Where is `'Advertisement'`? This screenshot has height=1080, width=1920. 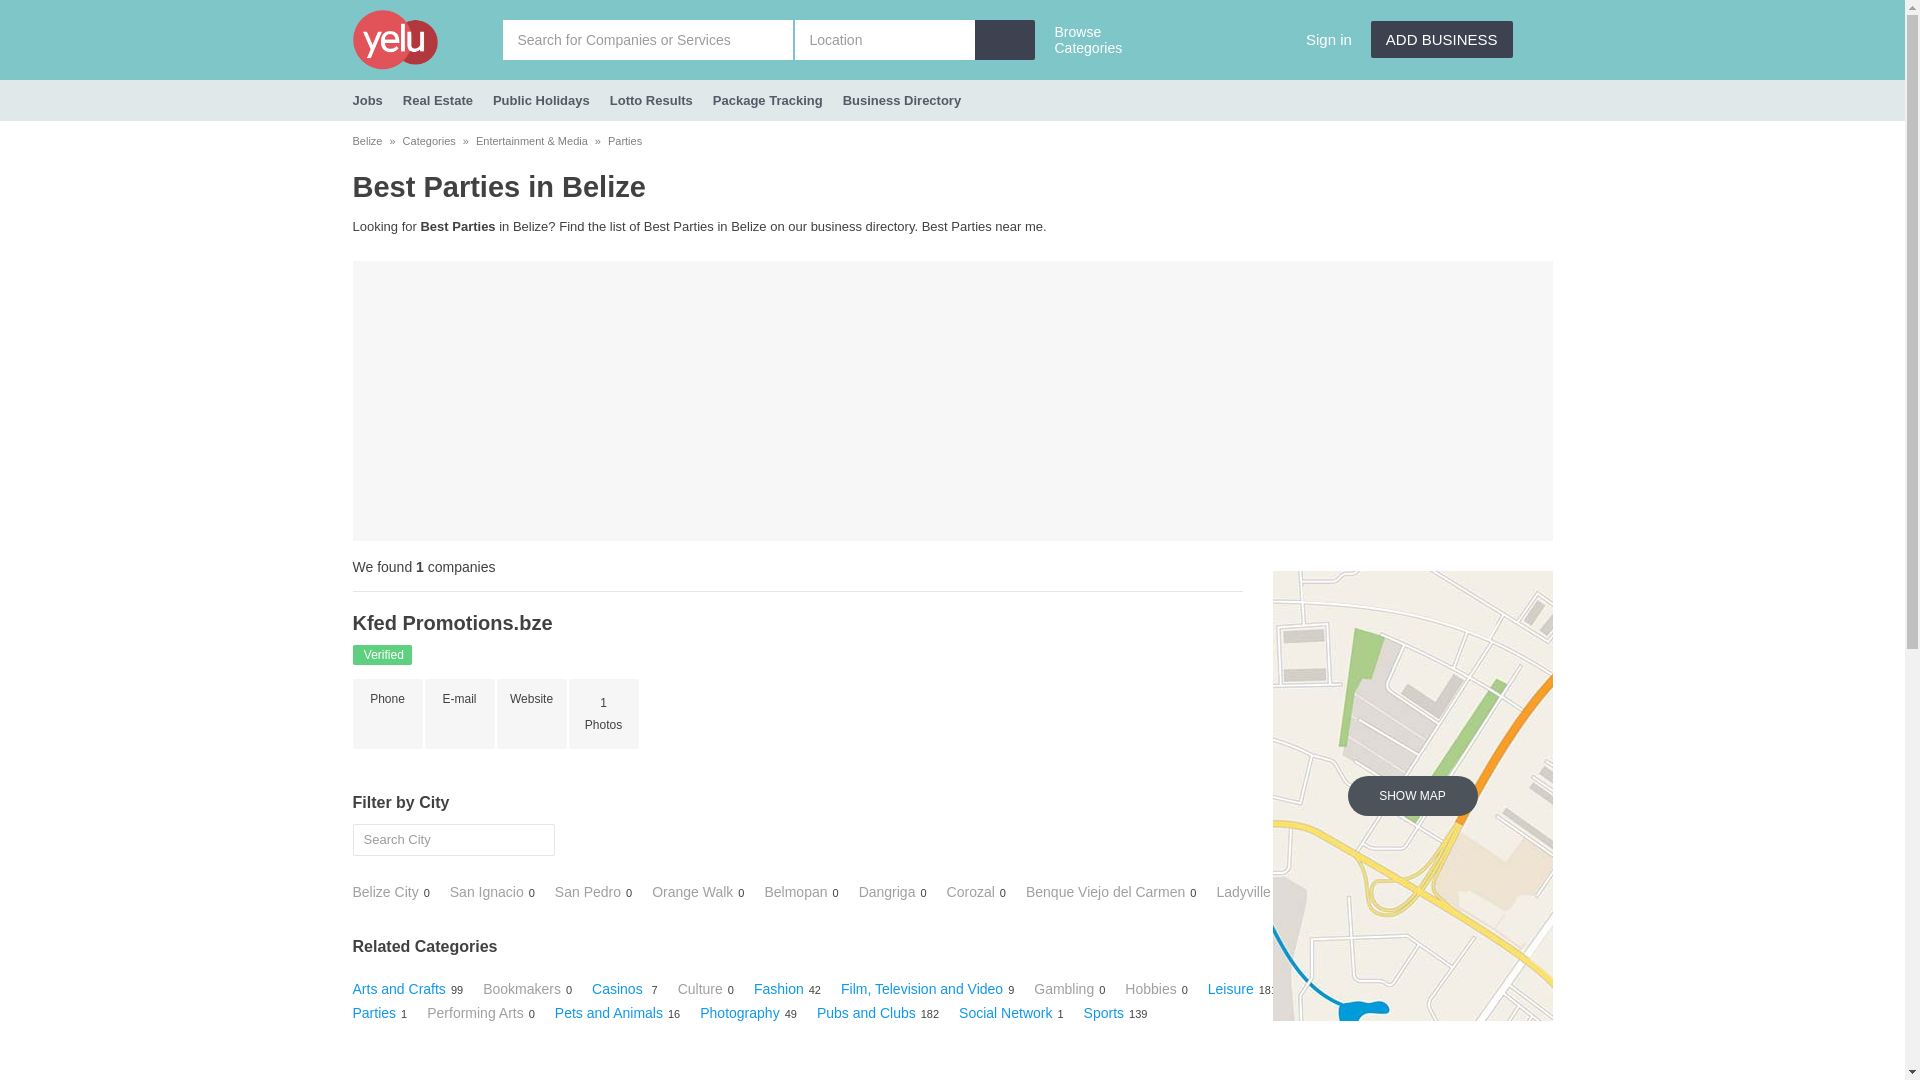
'Advertisement' is located at coordinates (950, 401).